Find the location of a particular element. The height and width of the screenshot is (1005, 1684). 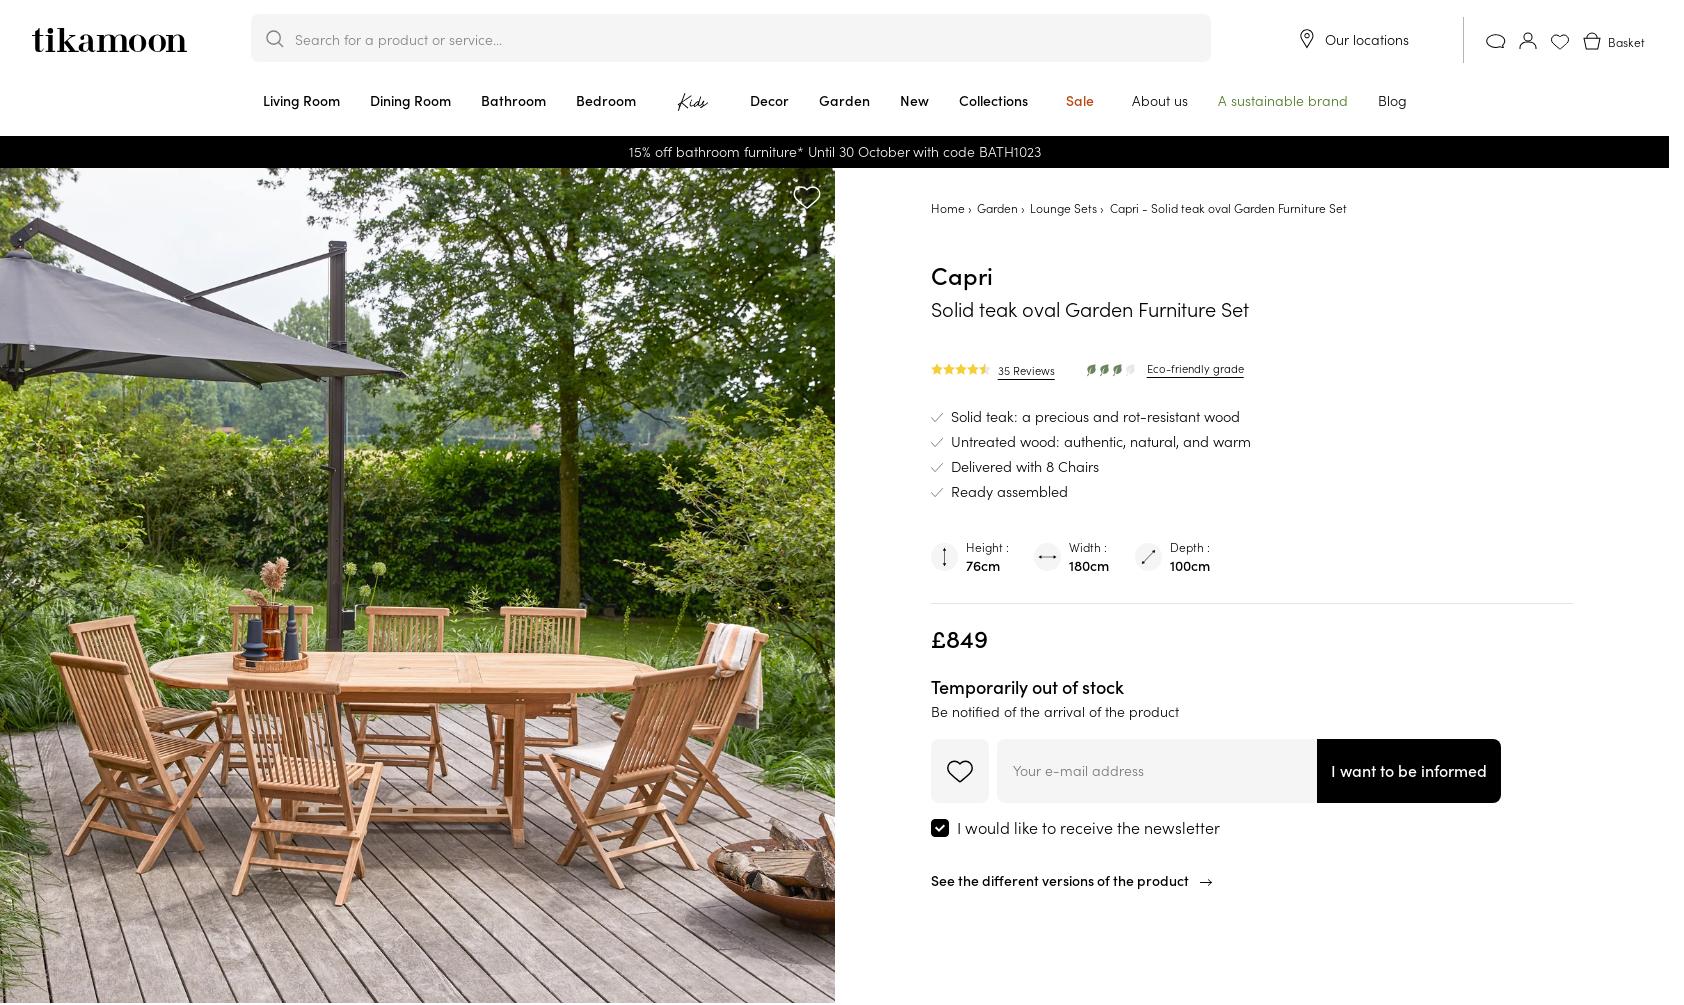

'Living Room' is located at coordinates (300, 101).